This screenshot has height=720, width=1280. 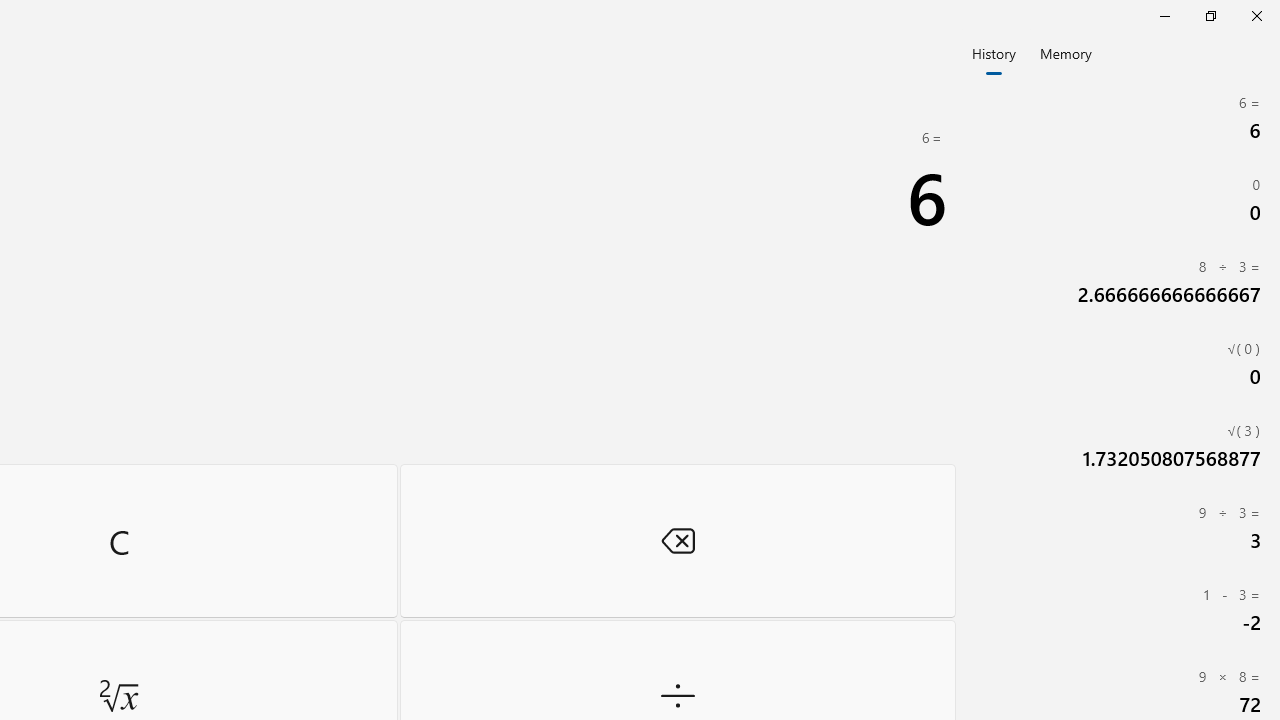 What do you see at coordinates (1164, 15) in the screenshot?
I see `'Minimize Calculator'` at bounding box center [1164, 15].